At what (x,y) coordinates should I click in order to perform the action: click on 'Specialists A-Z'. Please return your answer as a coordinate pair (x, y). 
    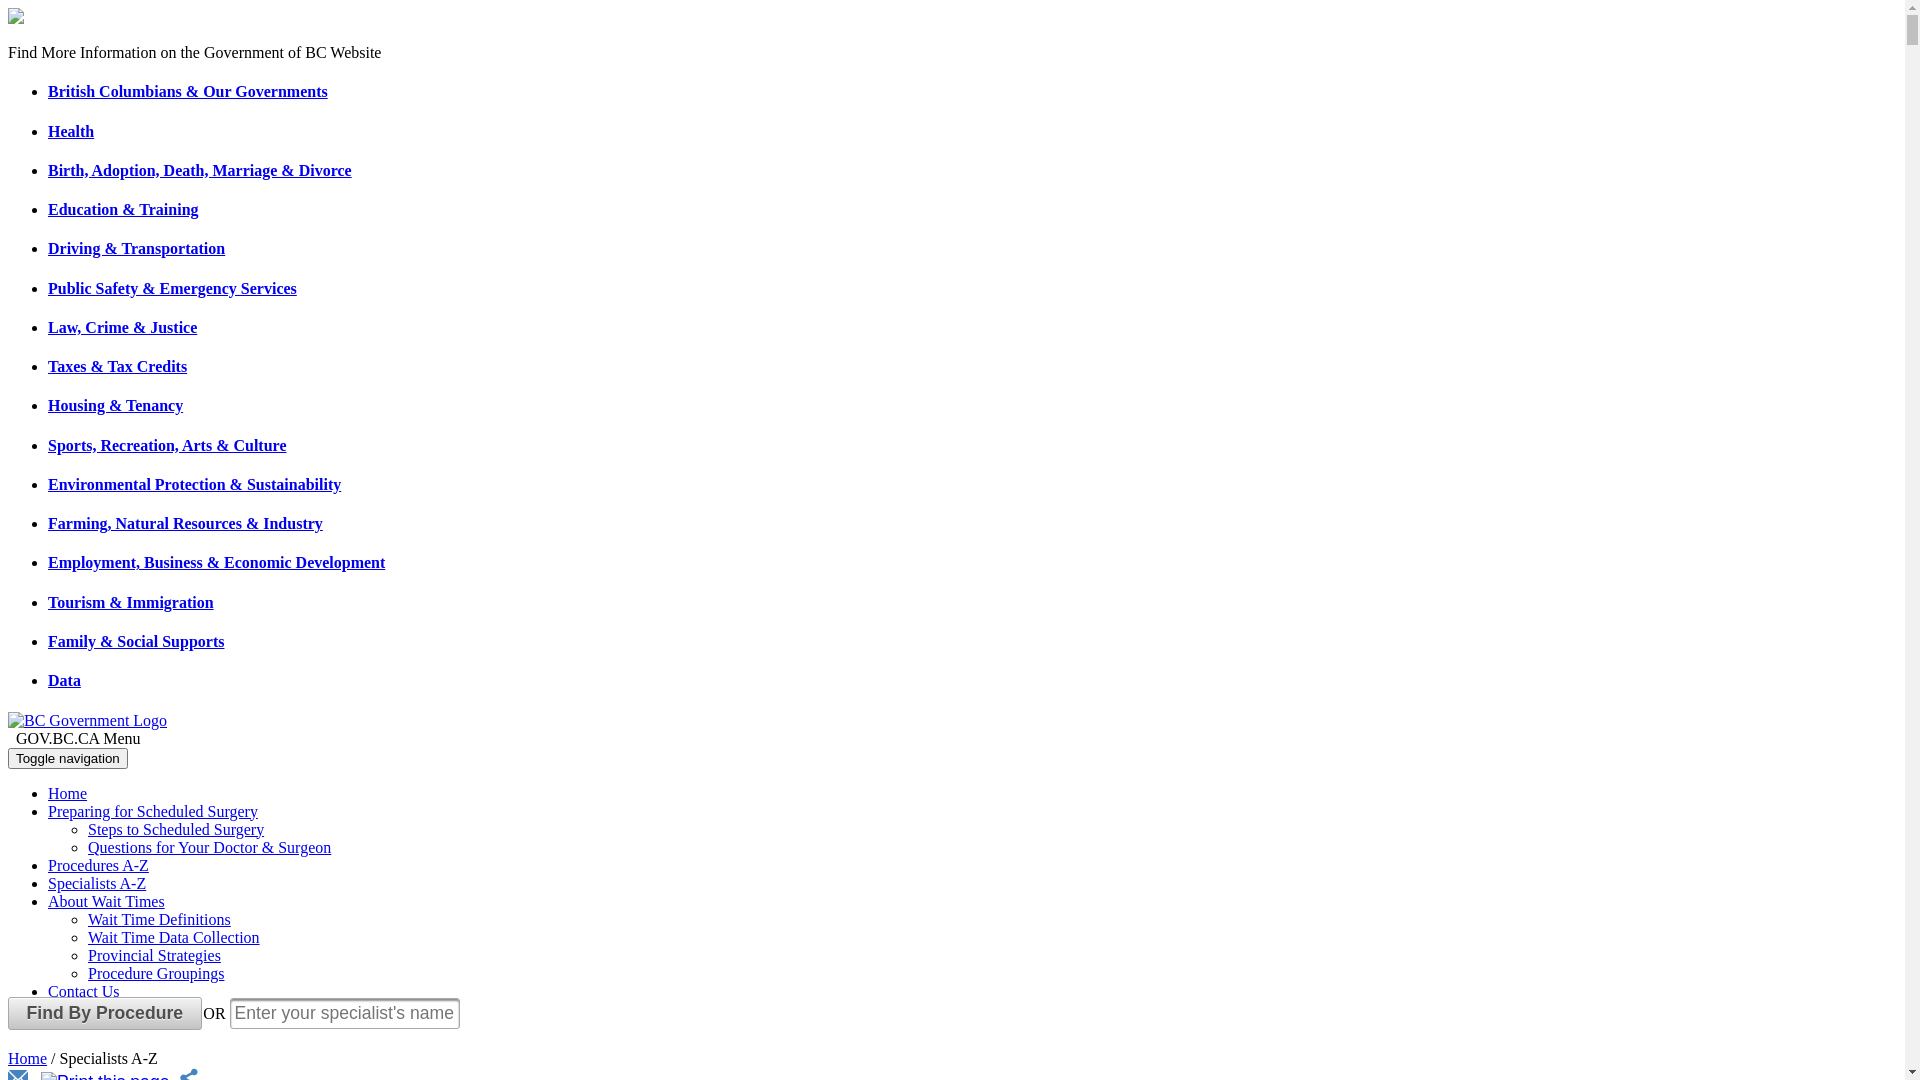
    Looking at the image, I should click on (95, 882).